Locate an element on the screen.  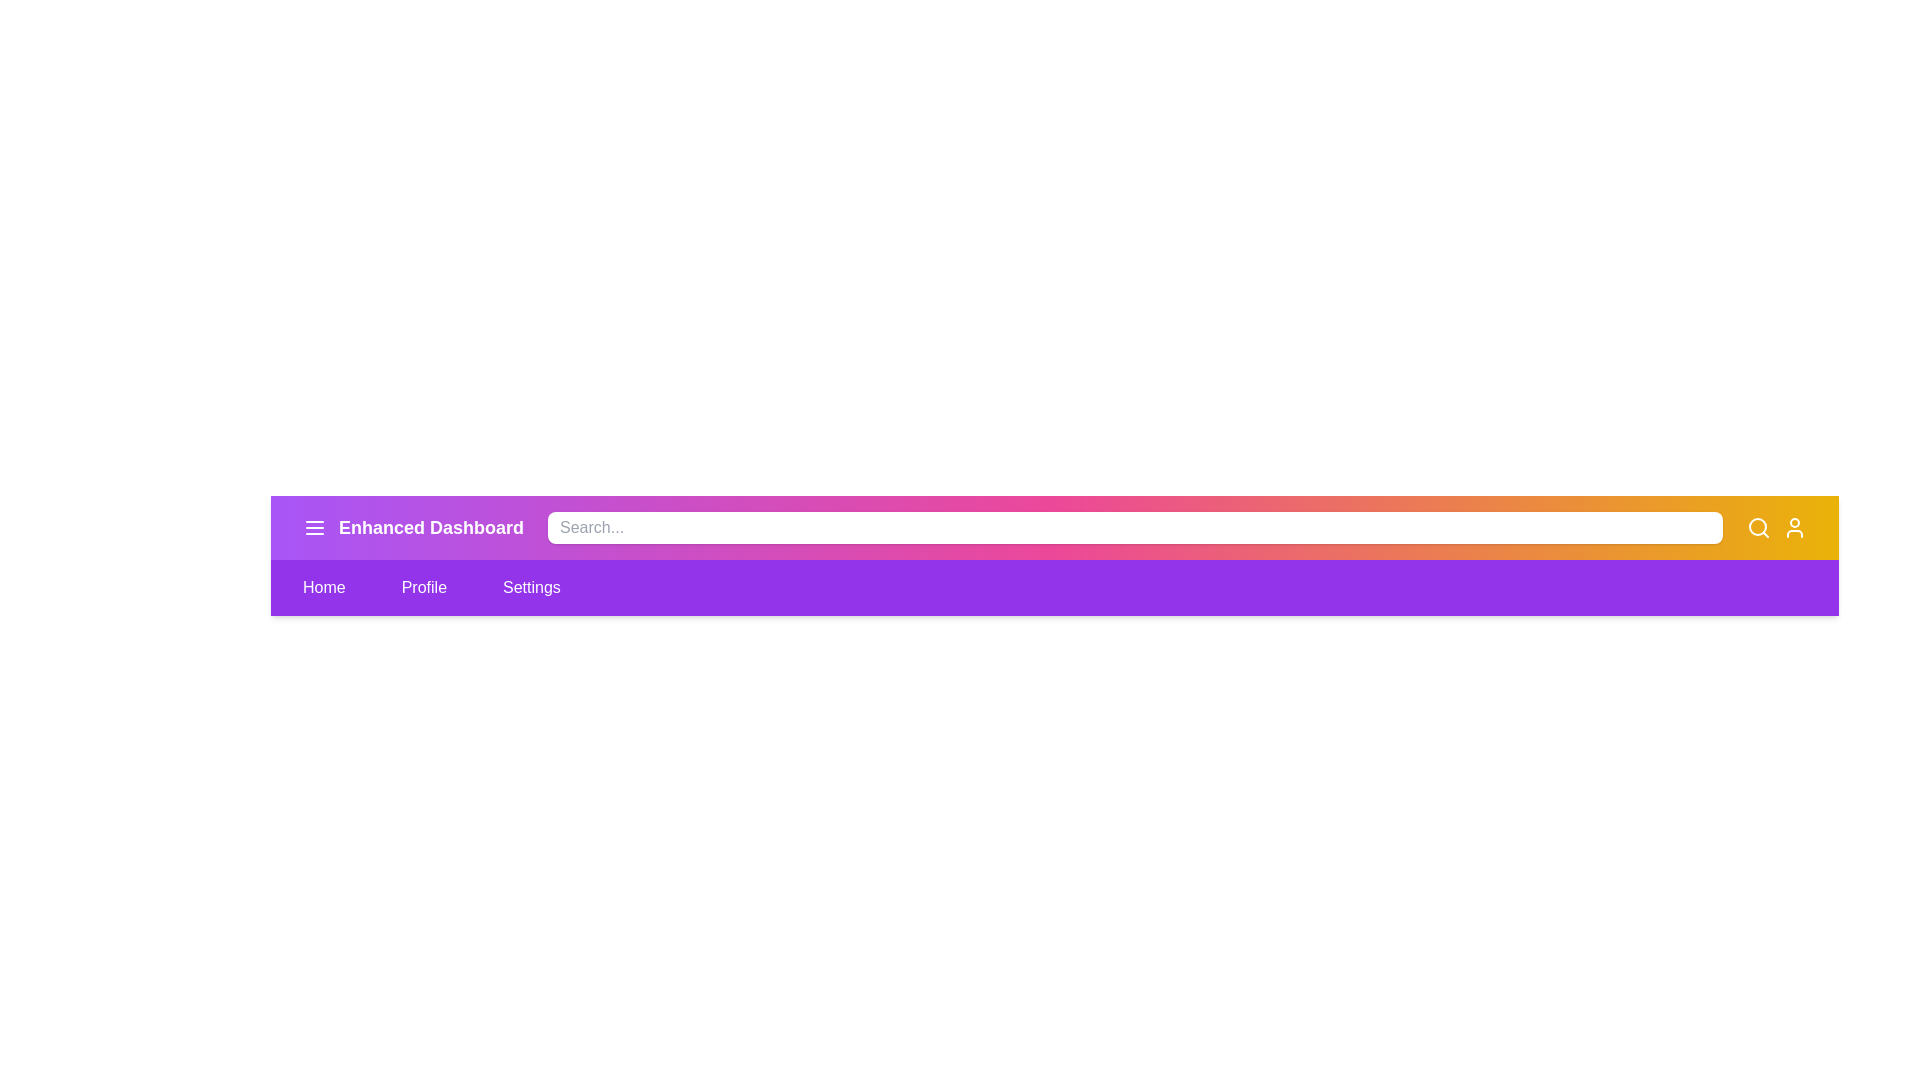
the Profile menu item to navigate to the corresponding section is located at coordinates (422, 586).